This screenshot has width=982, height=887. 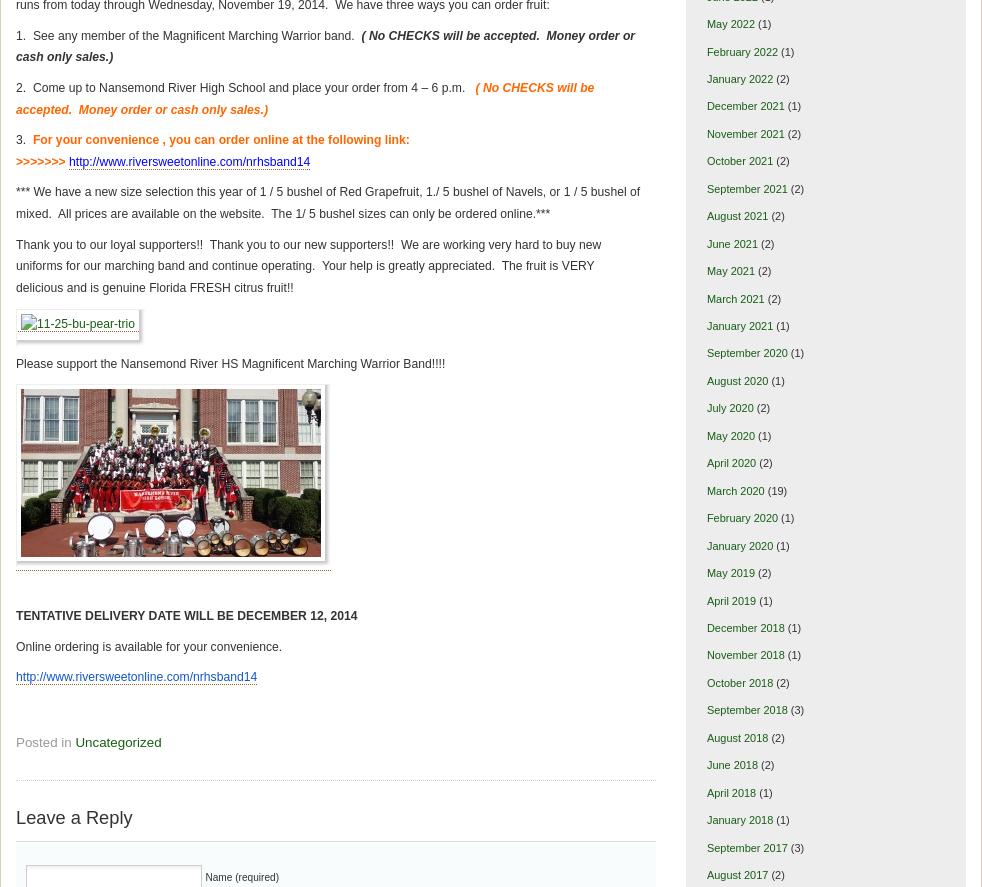 What do you see at coordinates (734, 298) in the screenshot?
I see `'March 2021'` at bounding box center [734, 298].